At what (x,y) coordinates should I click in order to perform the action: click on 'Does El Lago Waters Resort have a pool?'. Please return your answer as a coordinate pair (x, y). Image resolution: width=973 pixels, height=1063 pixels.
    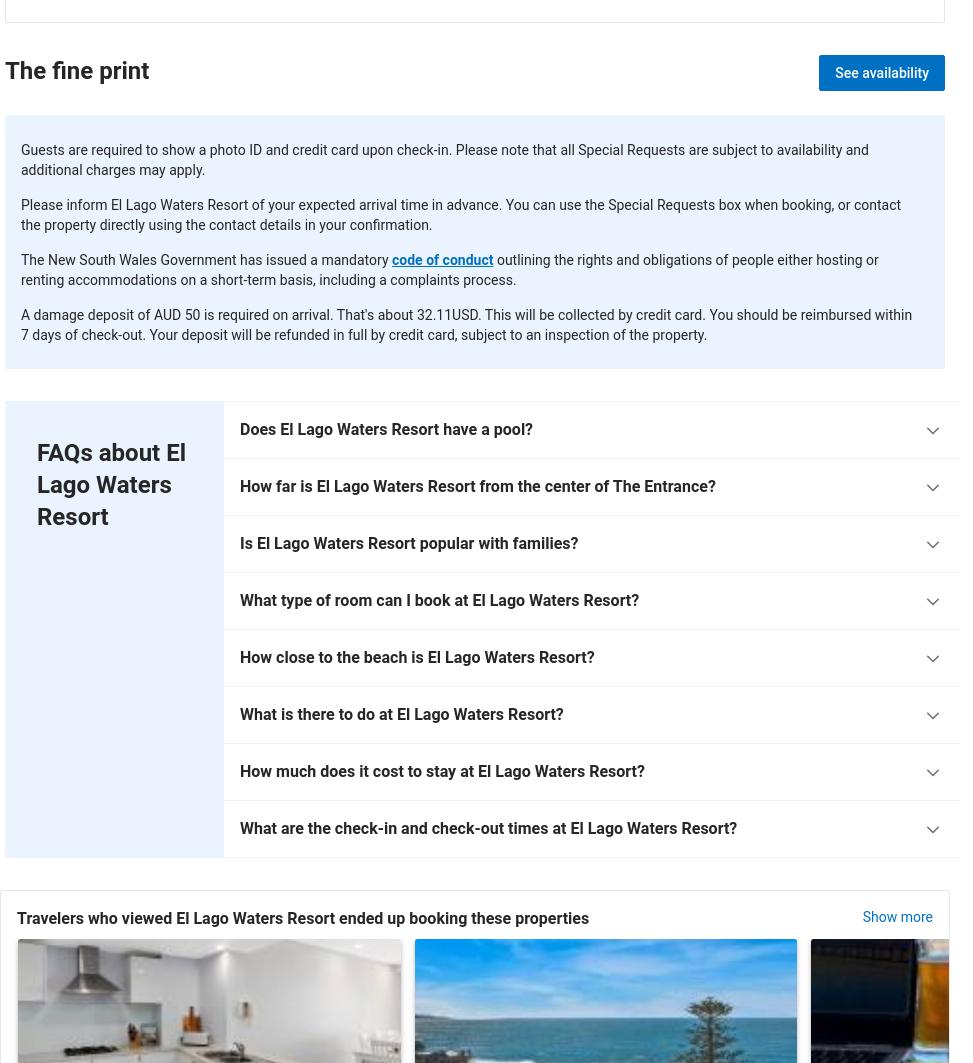
    Looking at the image, I should click on (385, 429).